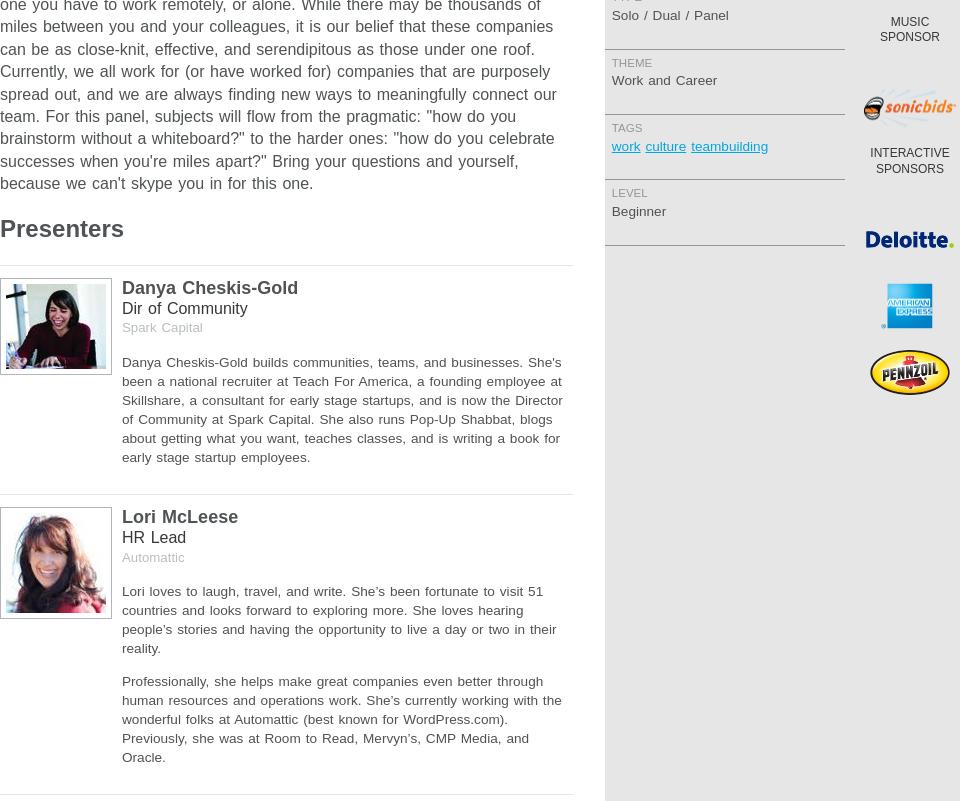 The width and height of the screenshot is (960, 801). Describe the element at coordinates (341, 717) in the screenshot. I see `'Professionally, she helps make great companies even better through human resources and operations work. She’s currently working with the wonderful folks at Automattic (best known for WordPress.com). Previously, she was at Room to Read, Mervyn’s, CMP Media, and Oracle.'` at that location.